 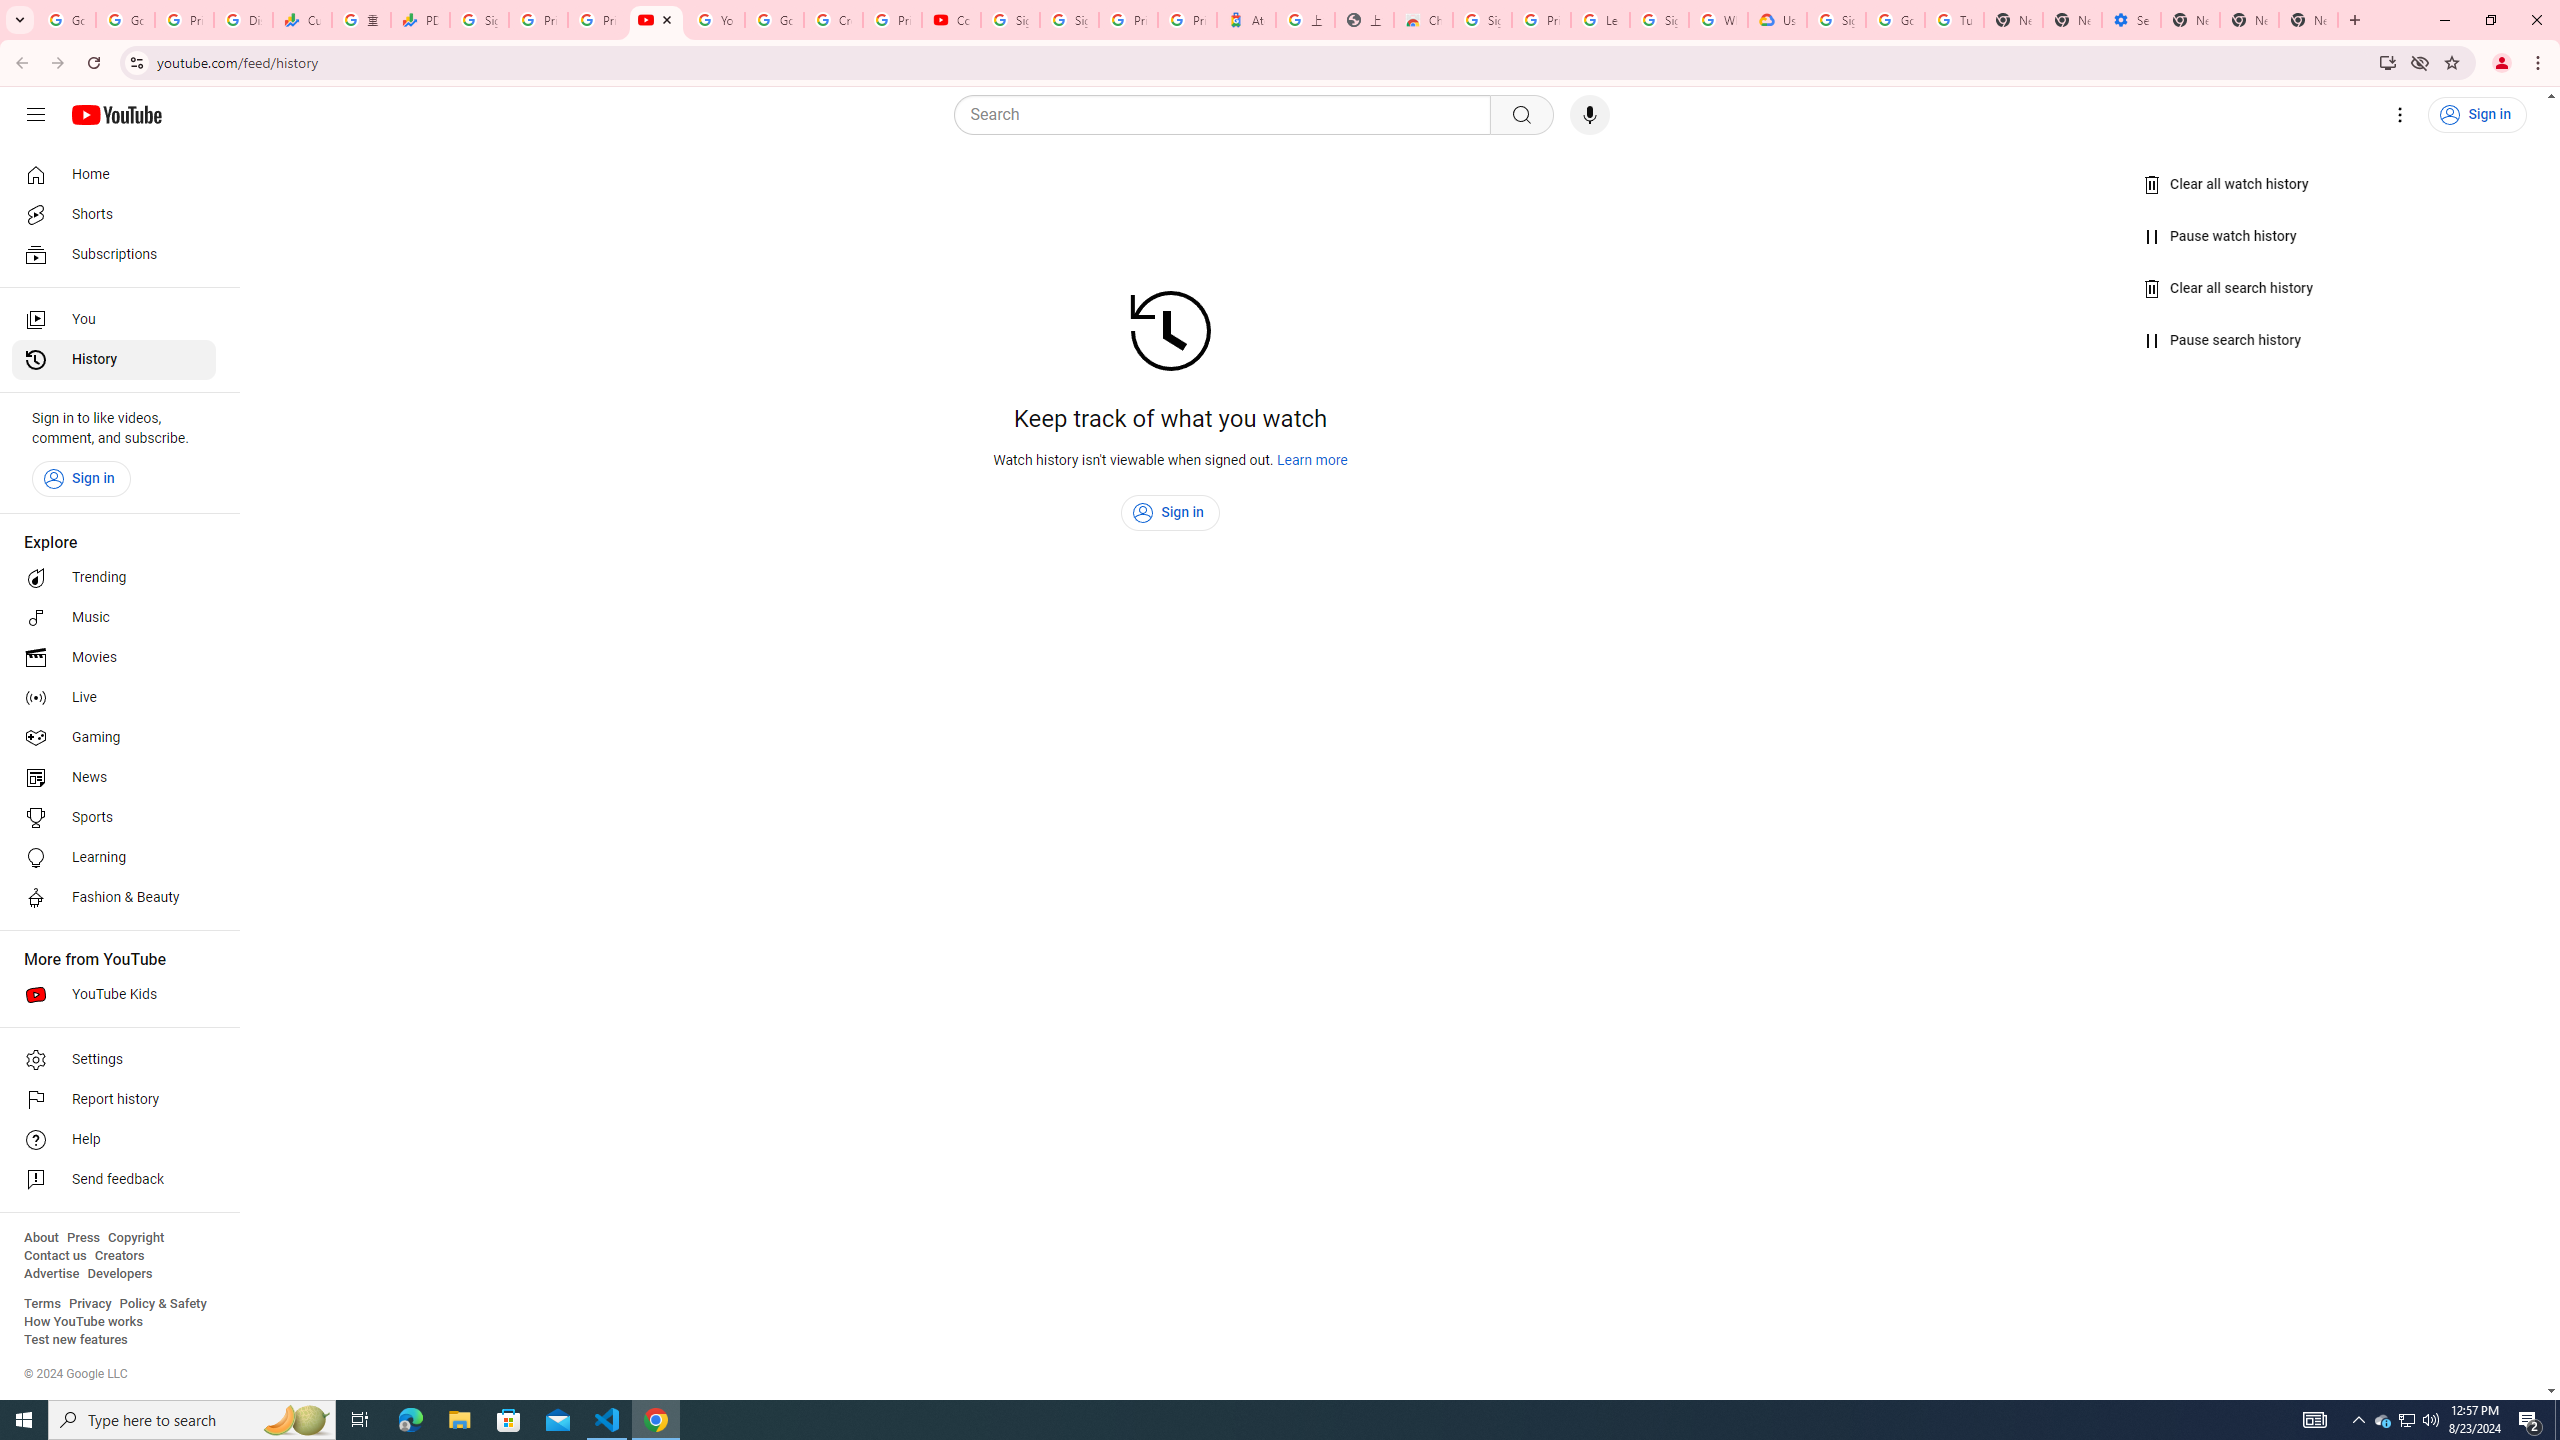 What do you see at coordinates (2190, 19) in the screenshot?
I see `'New Tab'` at bounding box center [2190, 19].